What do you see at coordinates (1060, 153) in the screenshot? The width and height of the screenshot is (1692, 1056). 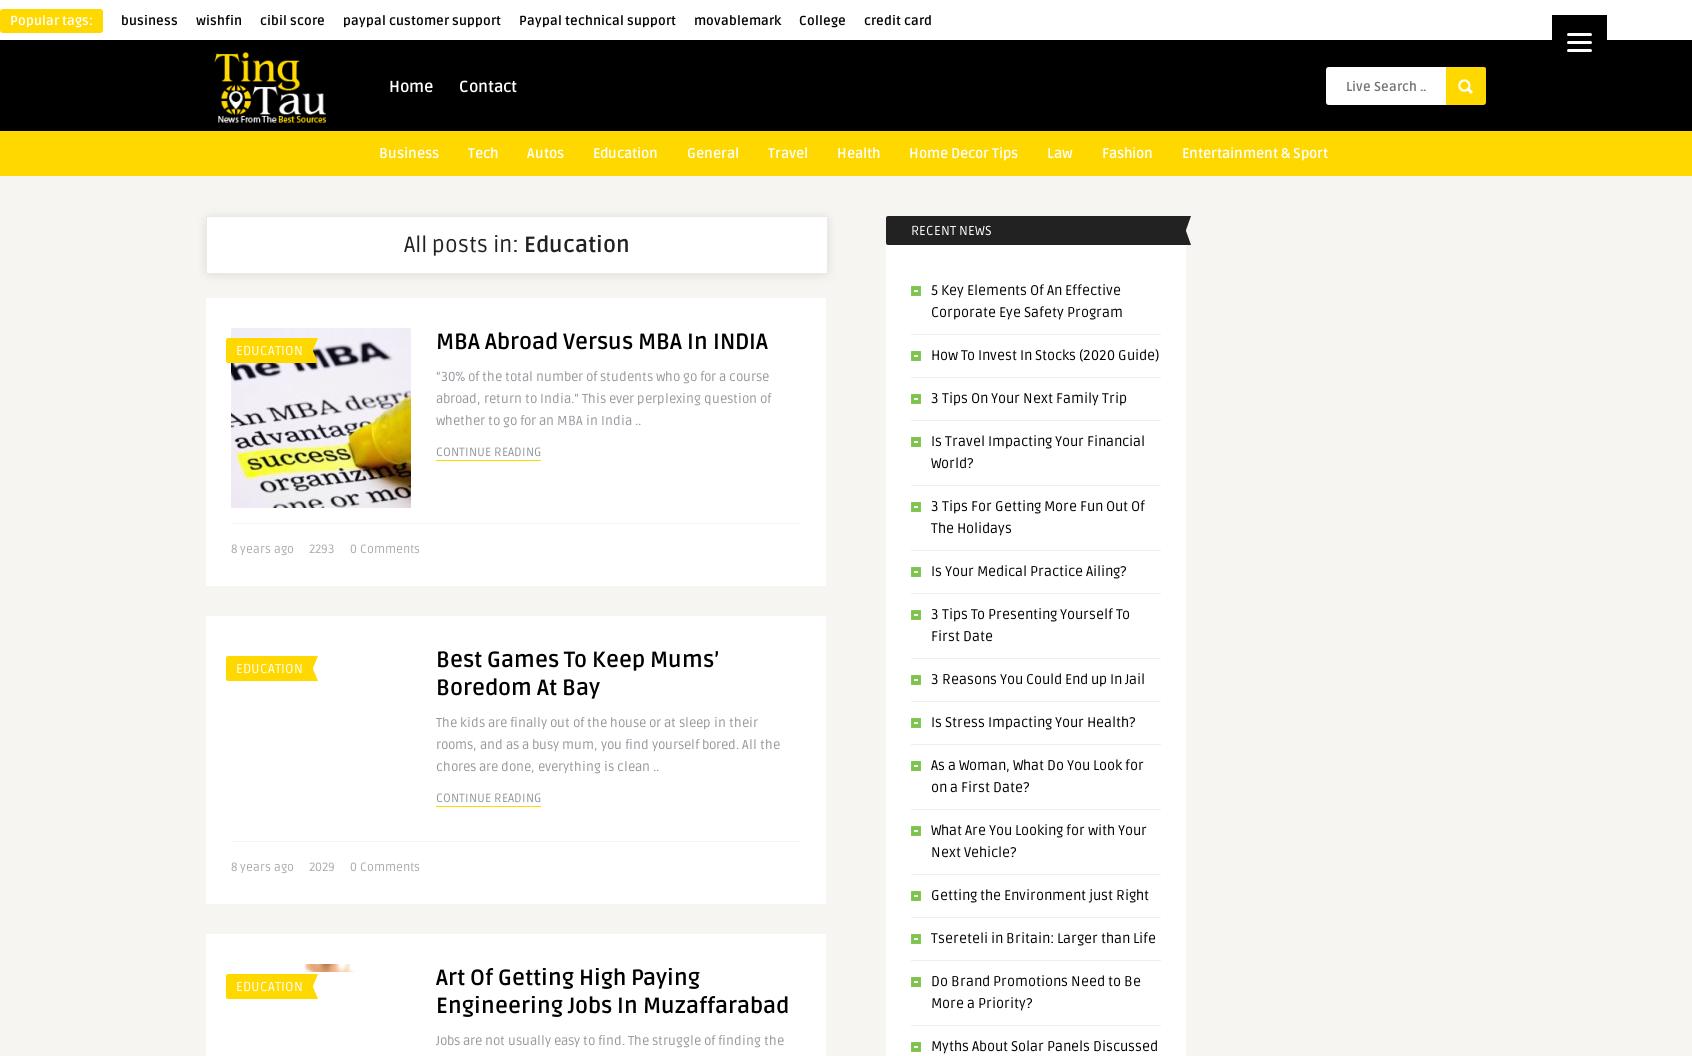 I see `'Law'` at bounding box center [1060, 153].